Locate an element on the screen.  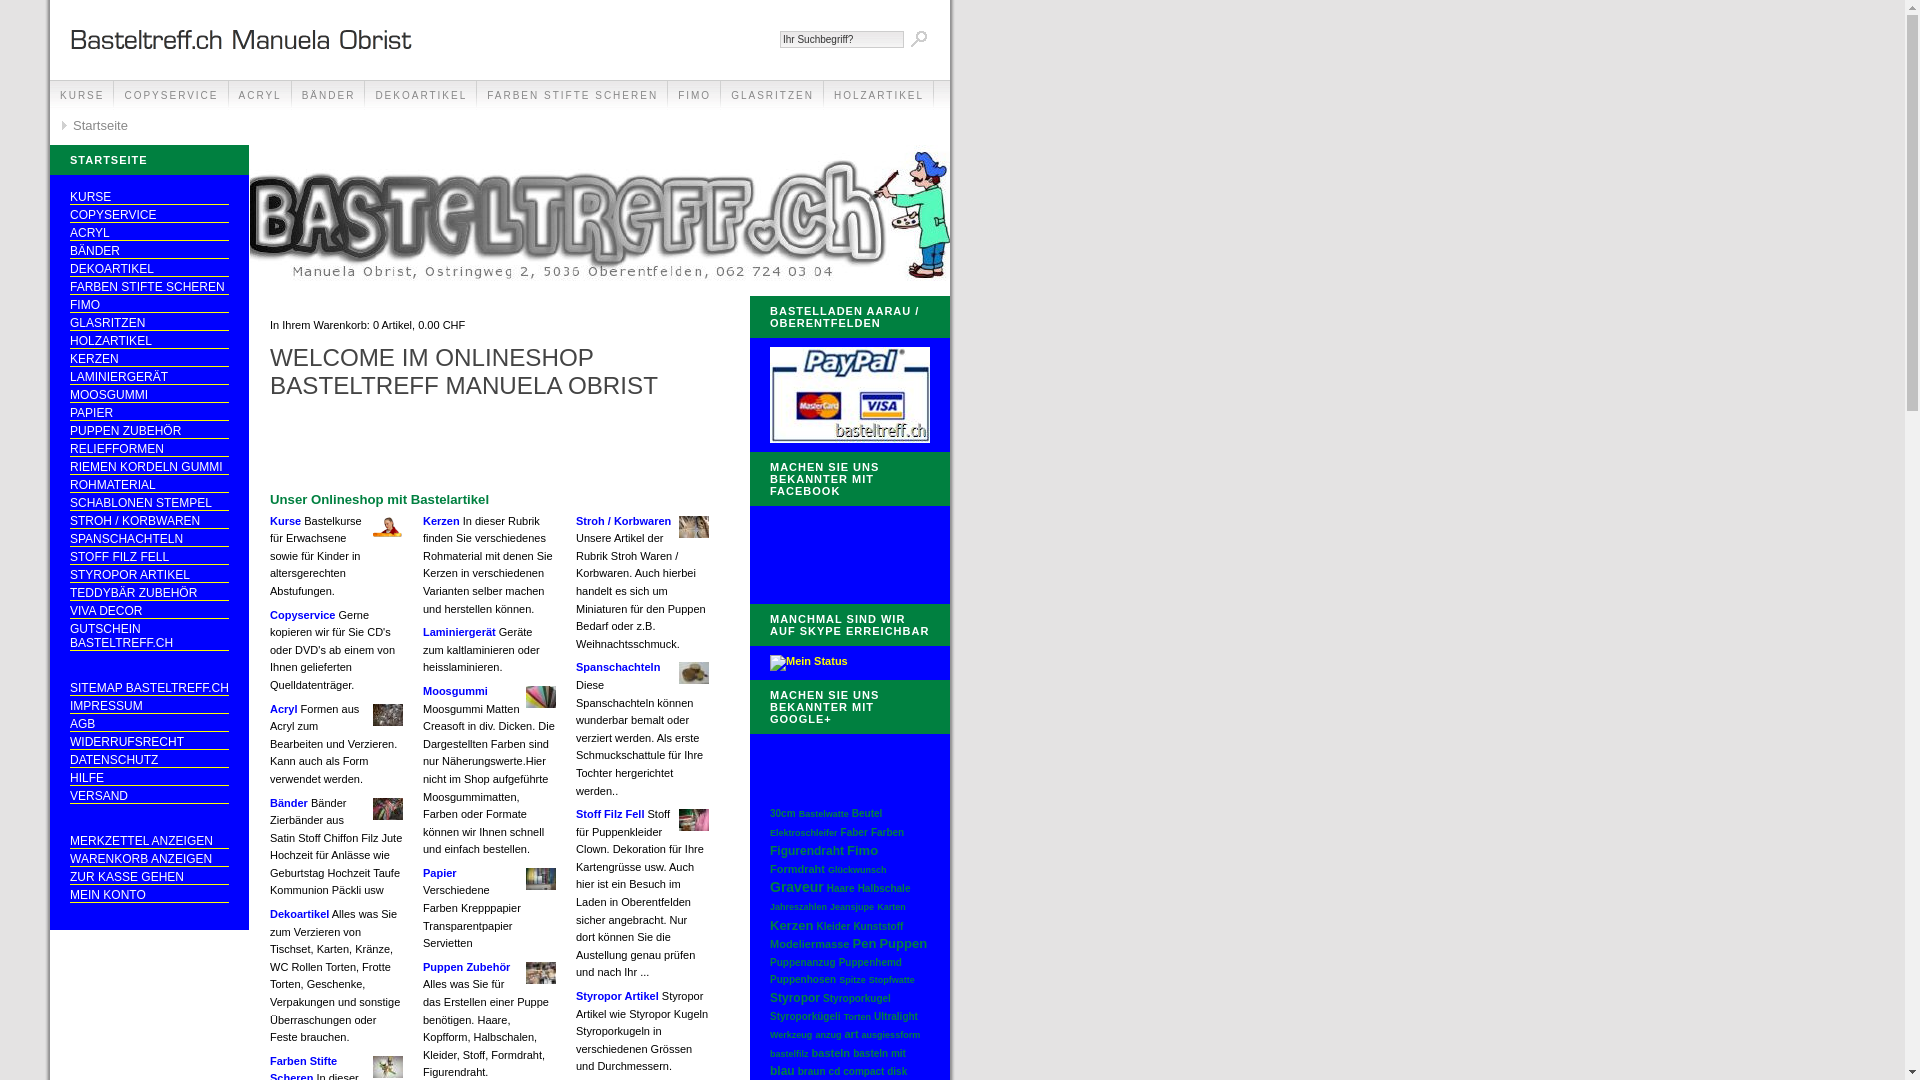
'Stroh / Korbwaren' is located at coordinates (575, 519).